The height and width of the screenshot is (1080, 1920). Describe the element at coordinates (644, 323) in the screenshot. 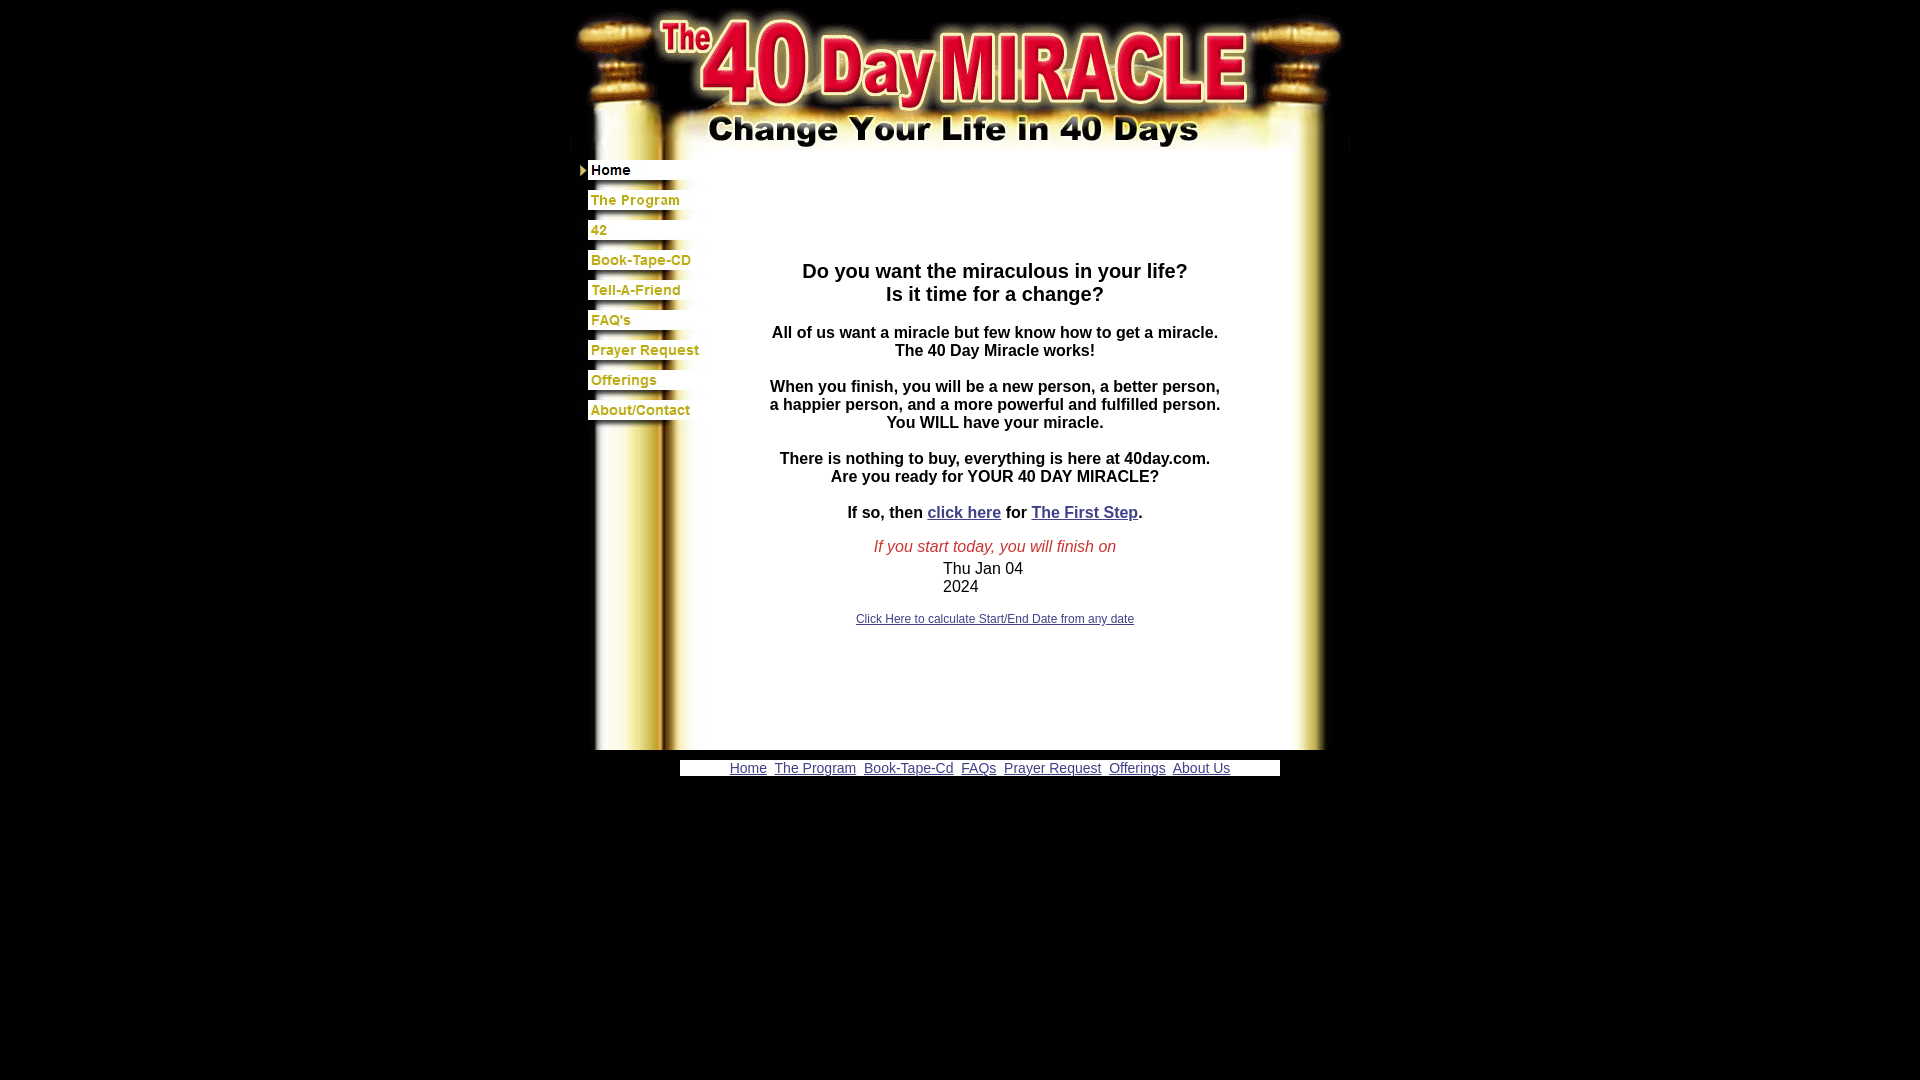

I see `'FAQ's'` at that location.